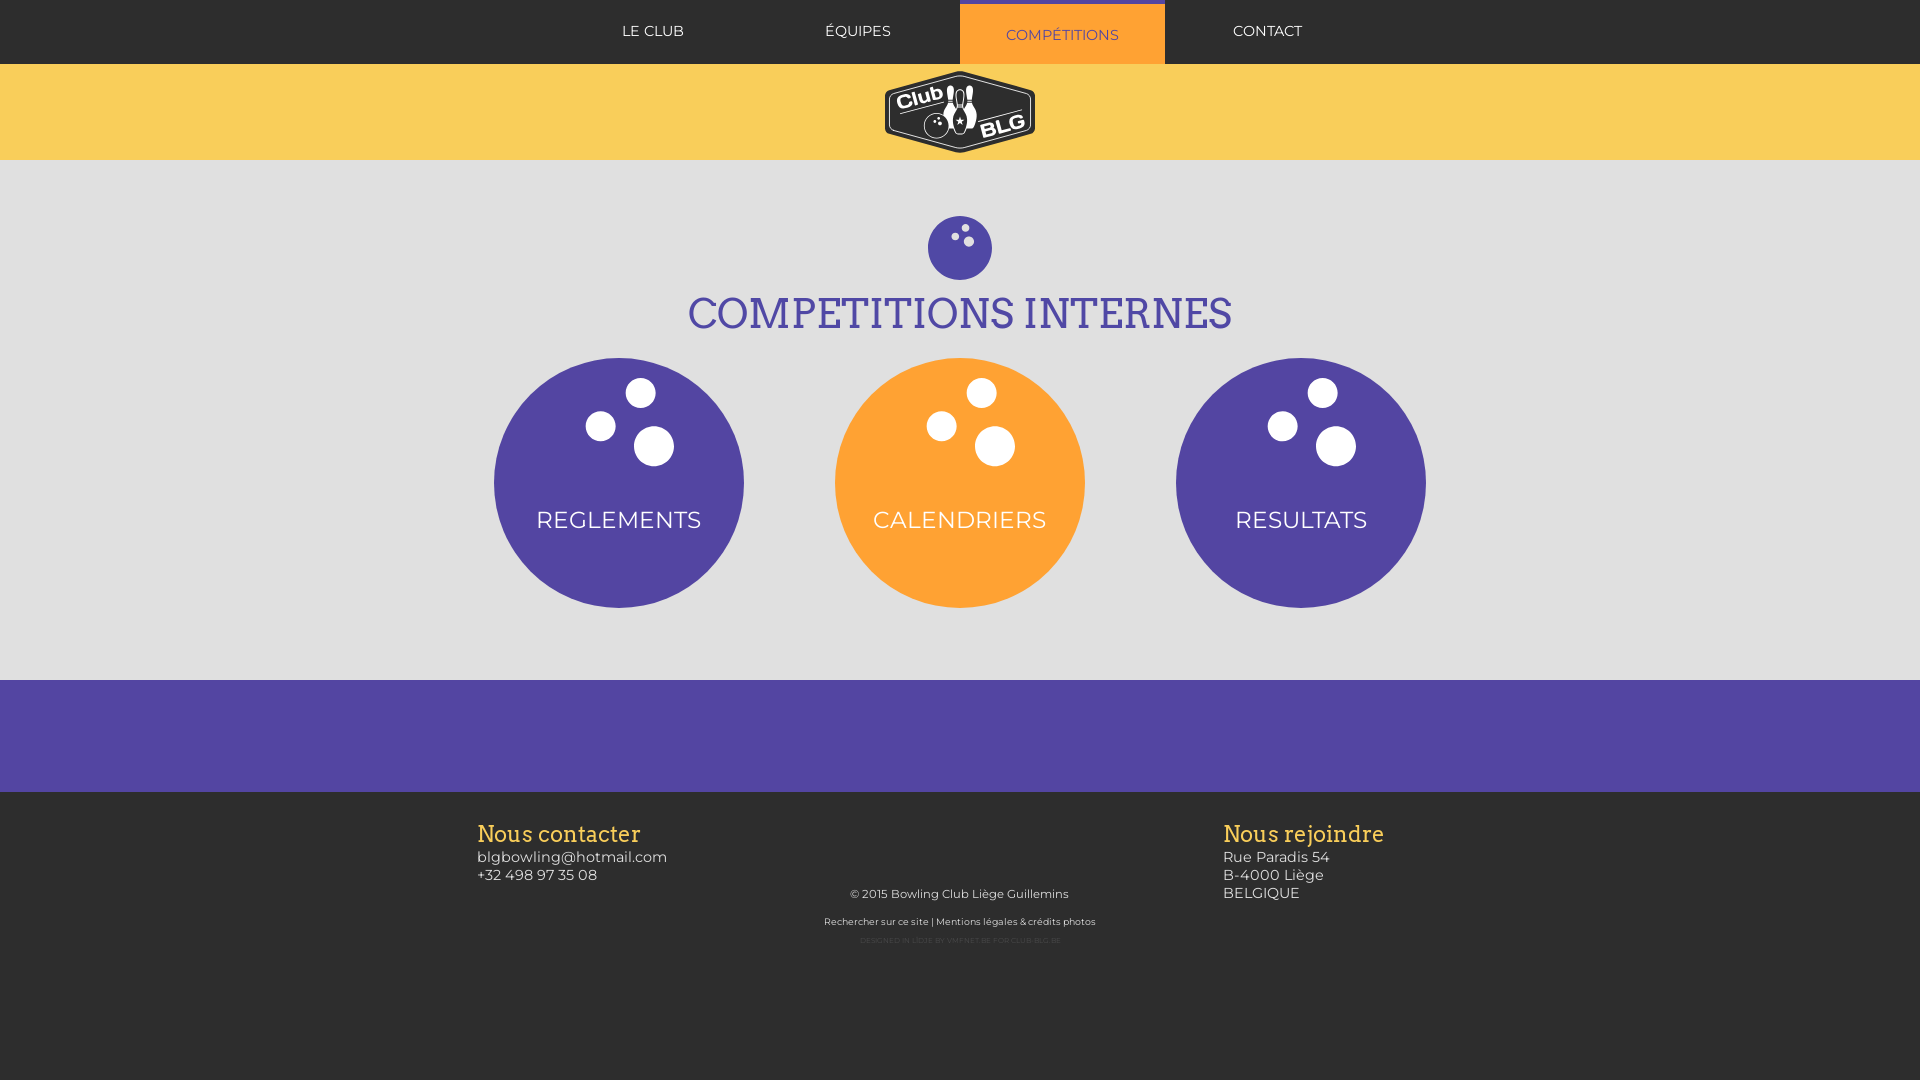 This screenshot has height=1080, width=1920. What do you see at coordinates (1266, 31) in the screenshot?
I see `'CONTACT'` at bounding box center [1266, 31].